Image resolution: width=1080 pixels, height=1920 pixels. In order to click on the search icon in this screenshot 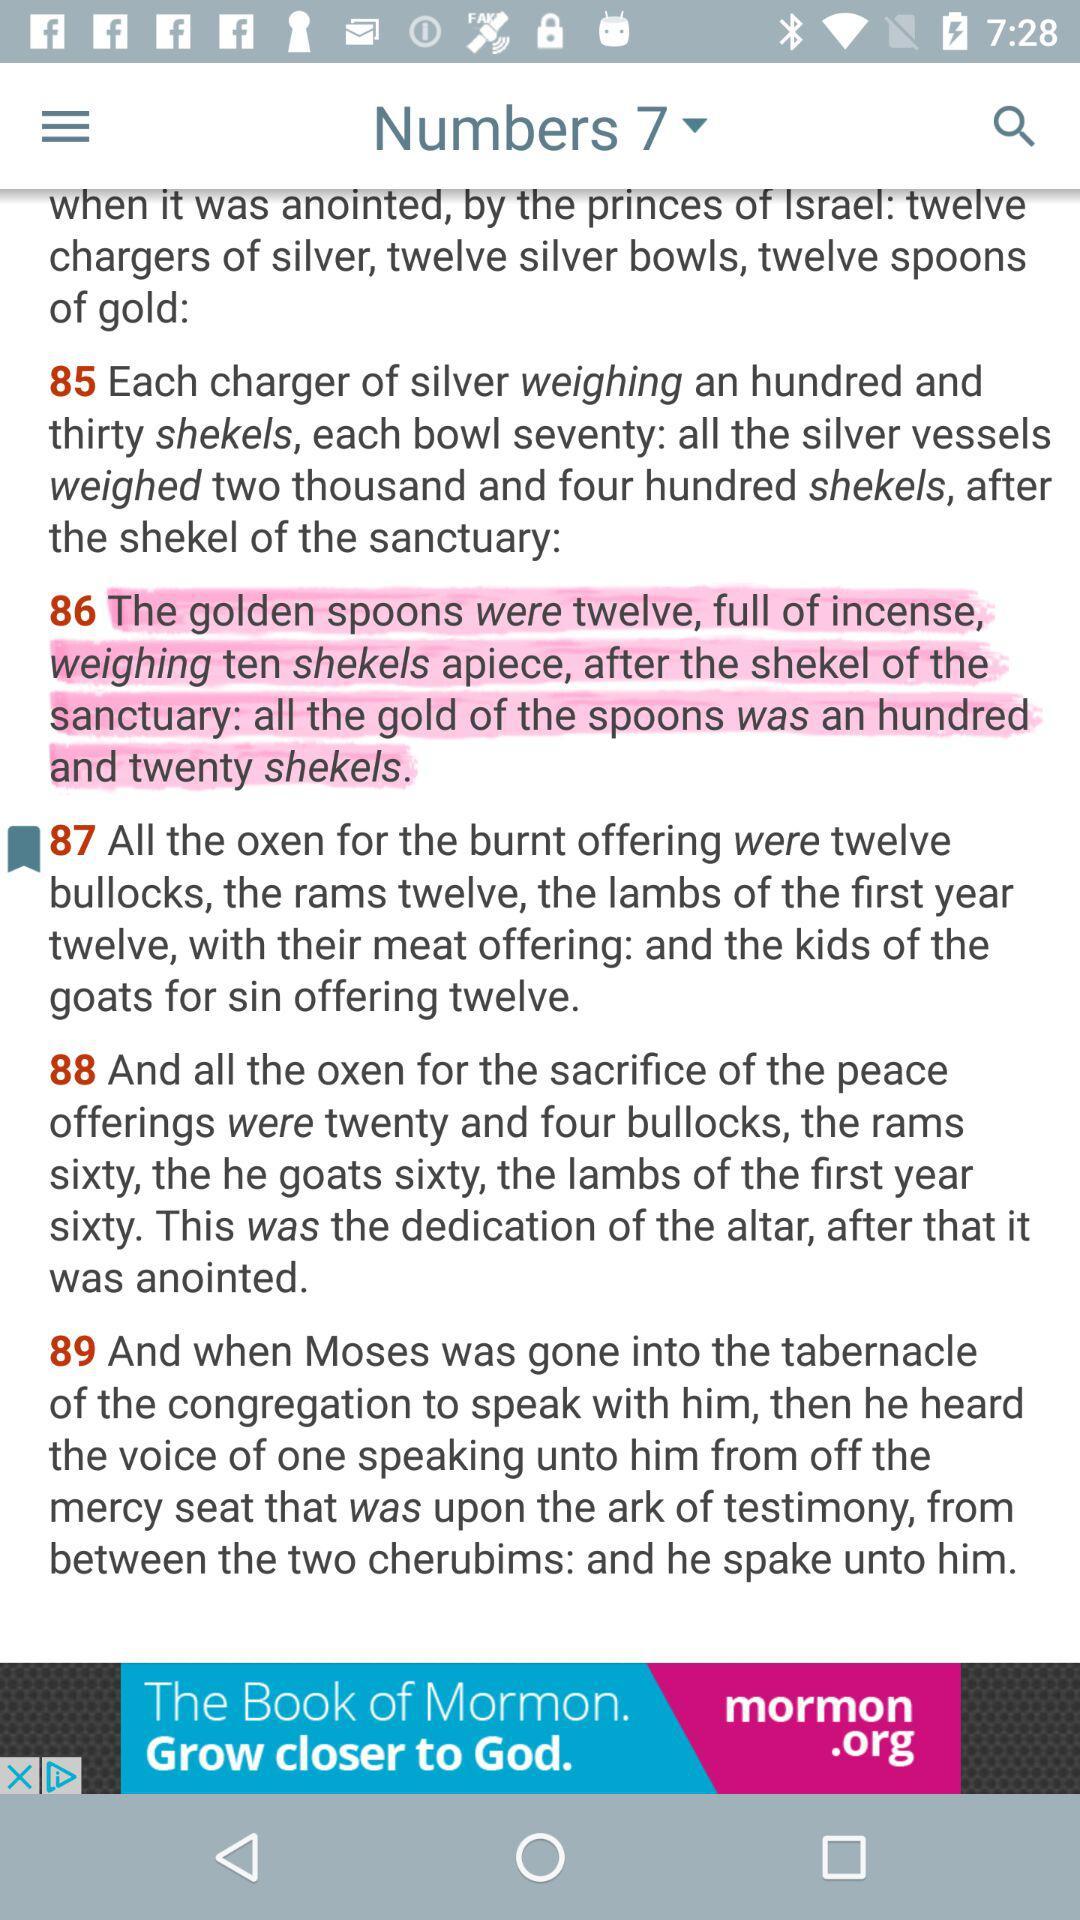, I will do `click(1014, 124)`.